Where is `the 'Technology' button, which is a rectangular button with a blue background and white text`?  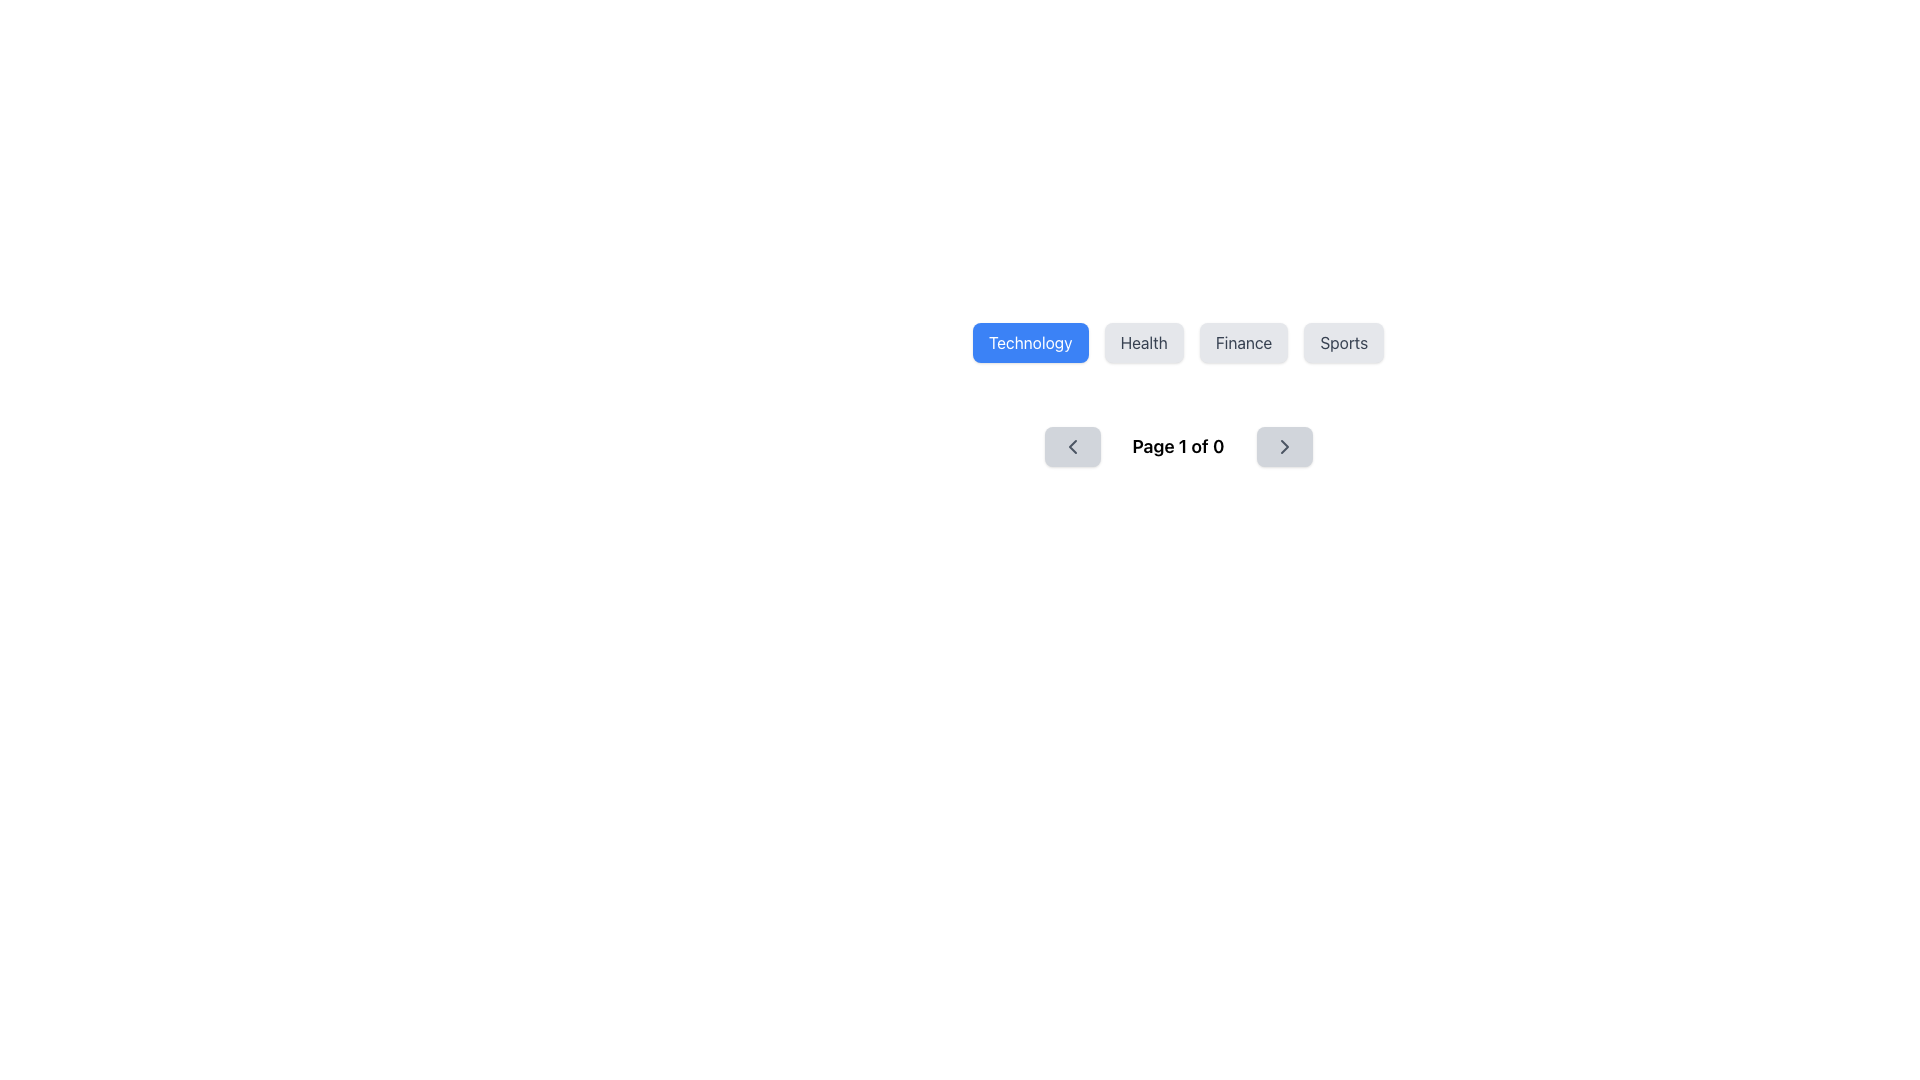 the 'Technology' button, which is a rectangular button with a blue background and white text is located at coordinates (1030, 342).